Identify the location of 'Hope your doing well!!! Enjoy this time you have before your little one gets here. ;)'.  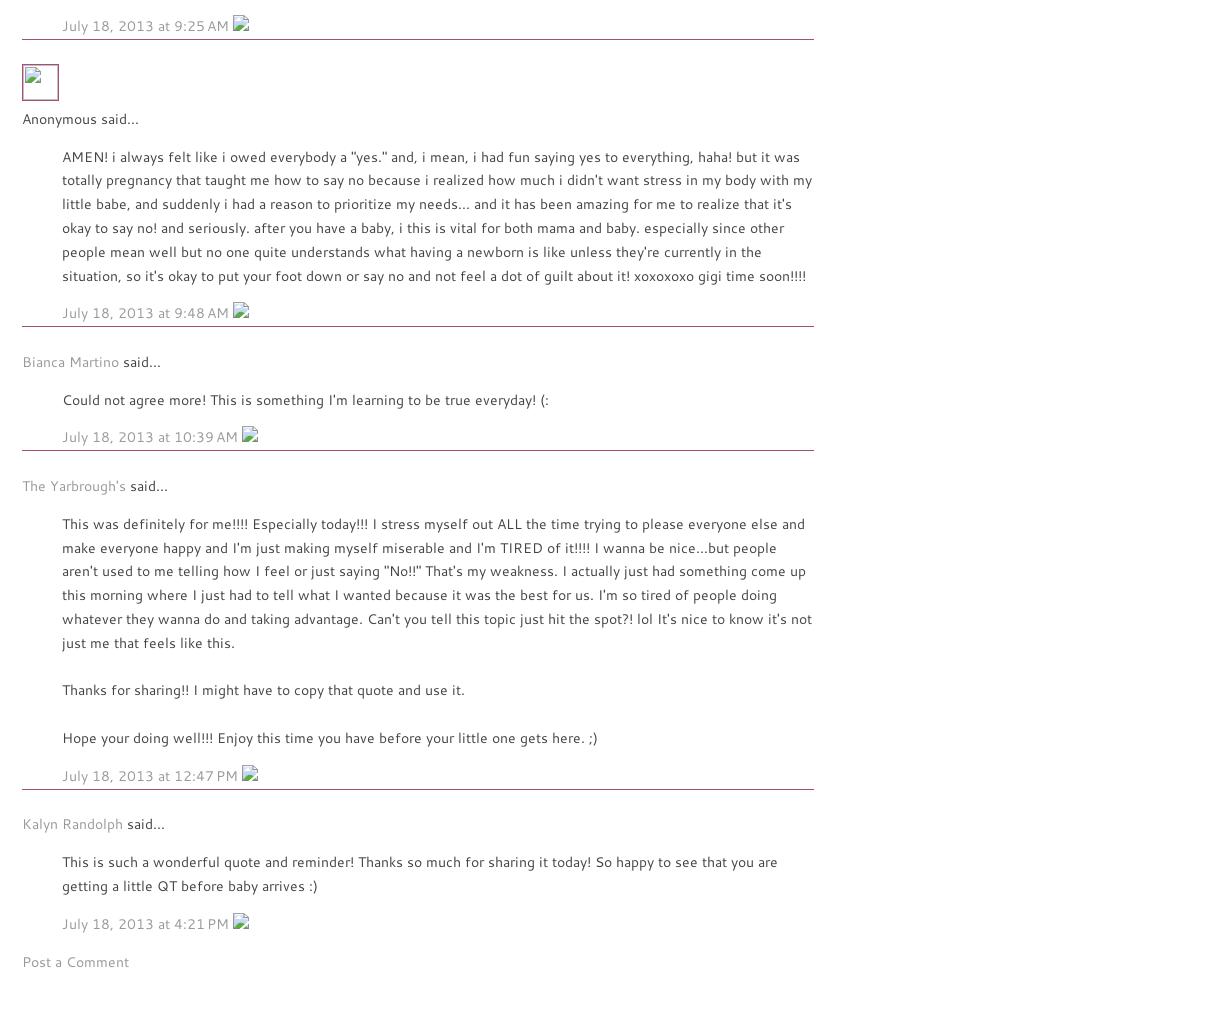
(62, 737).